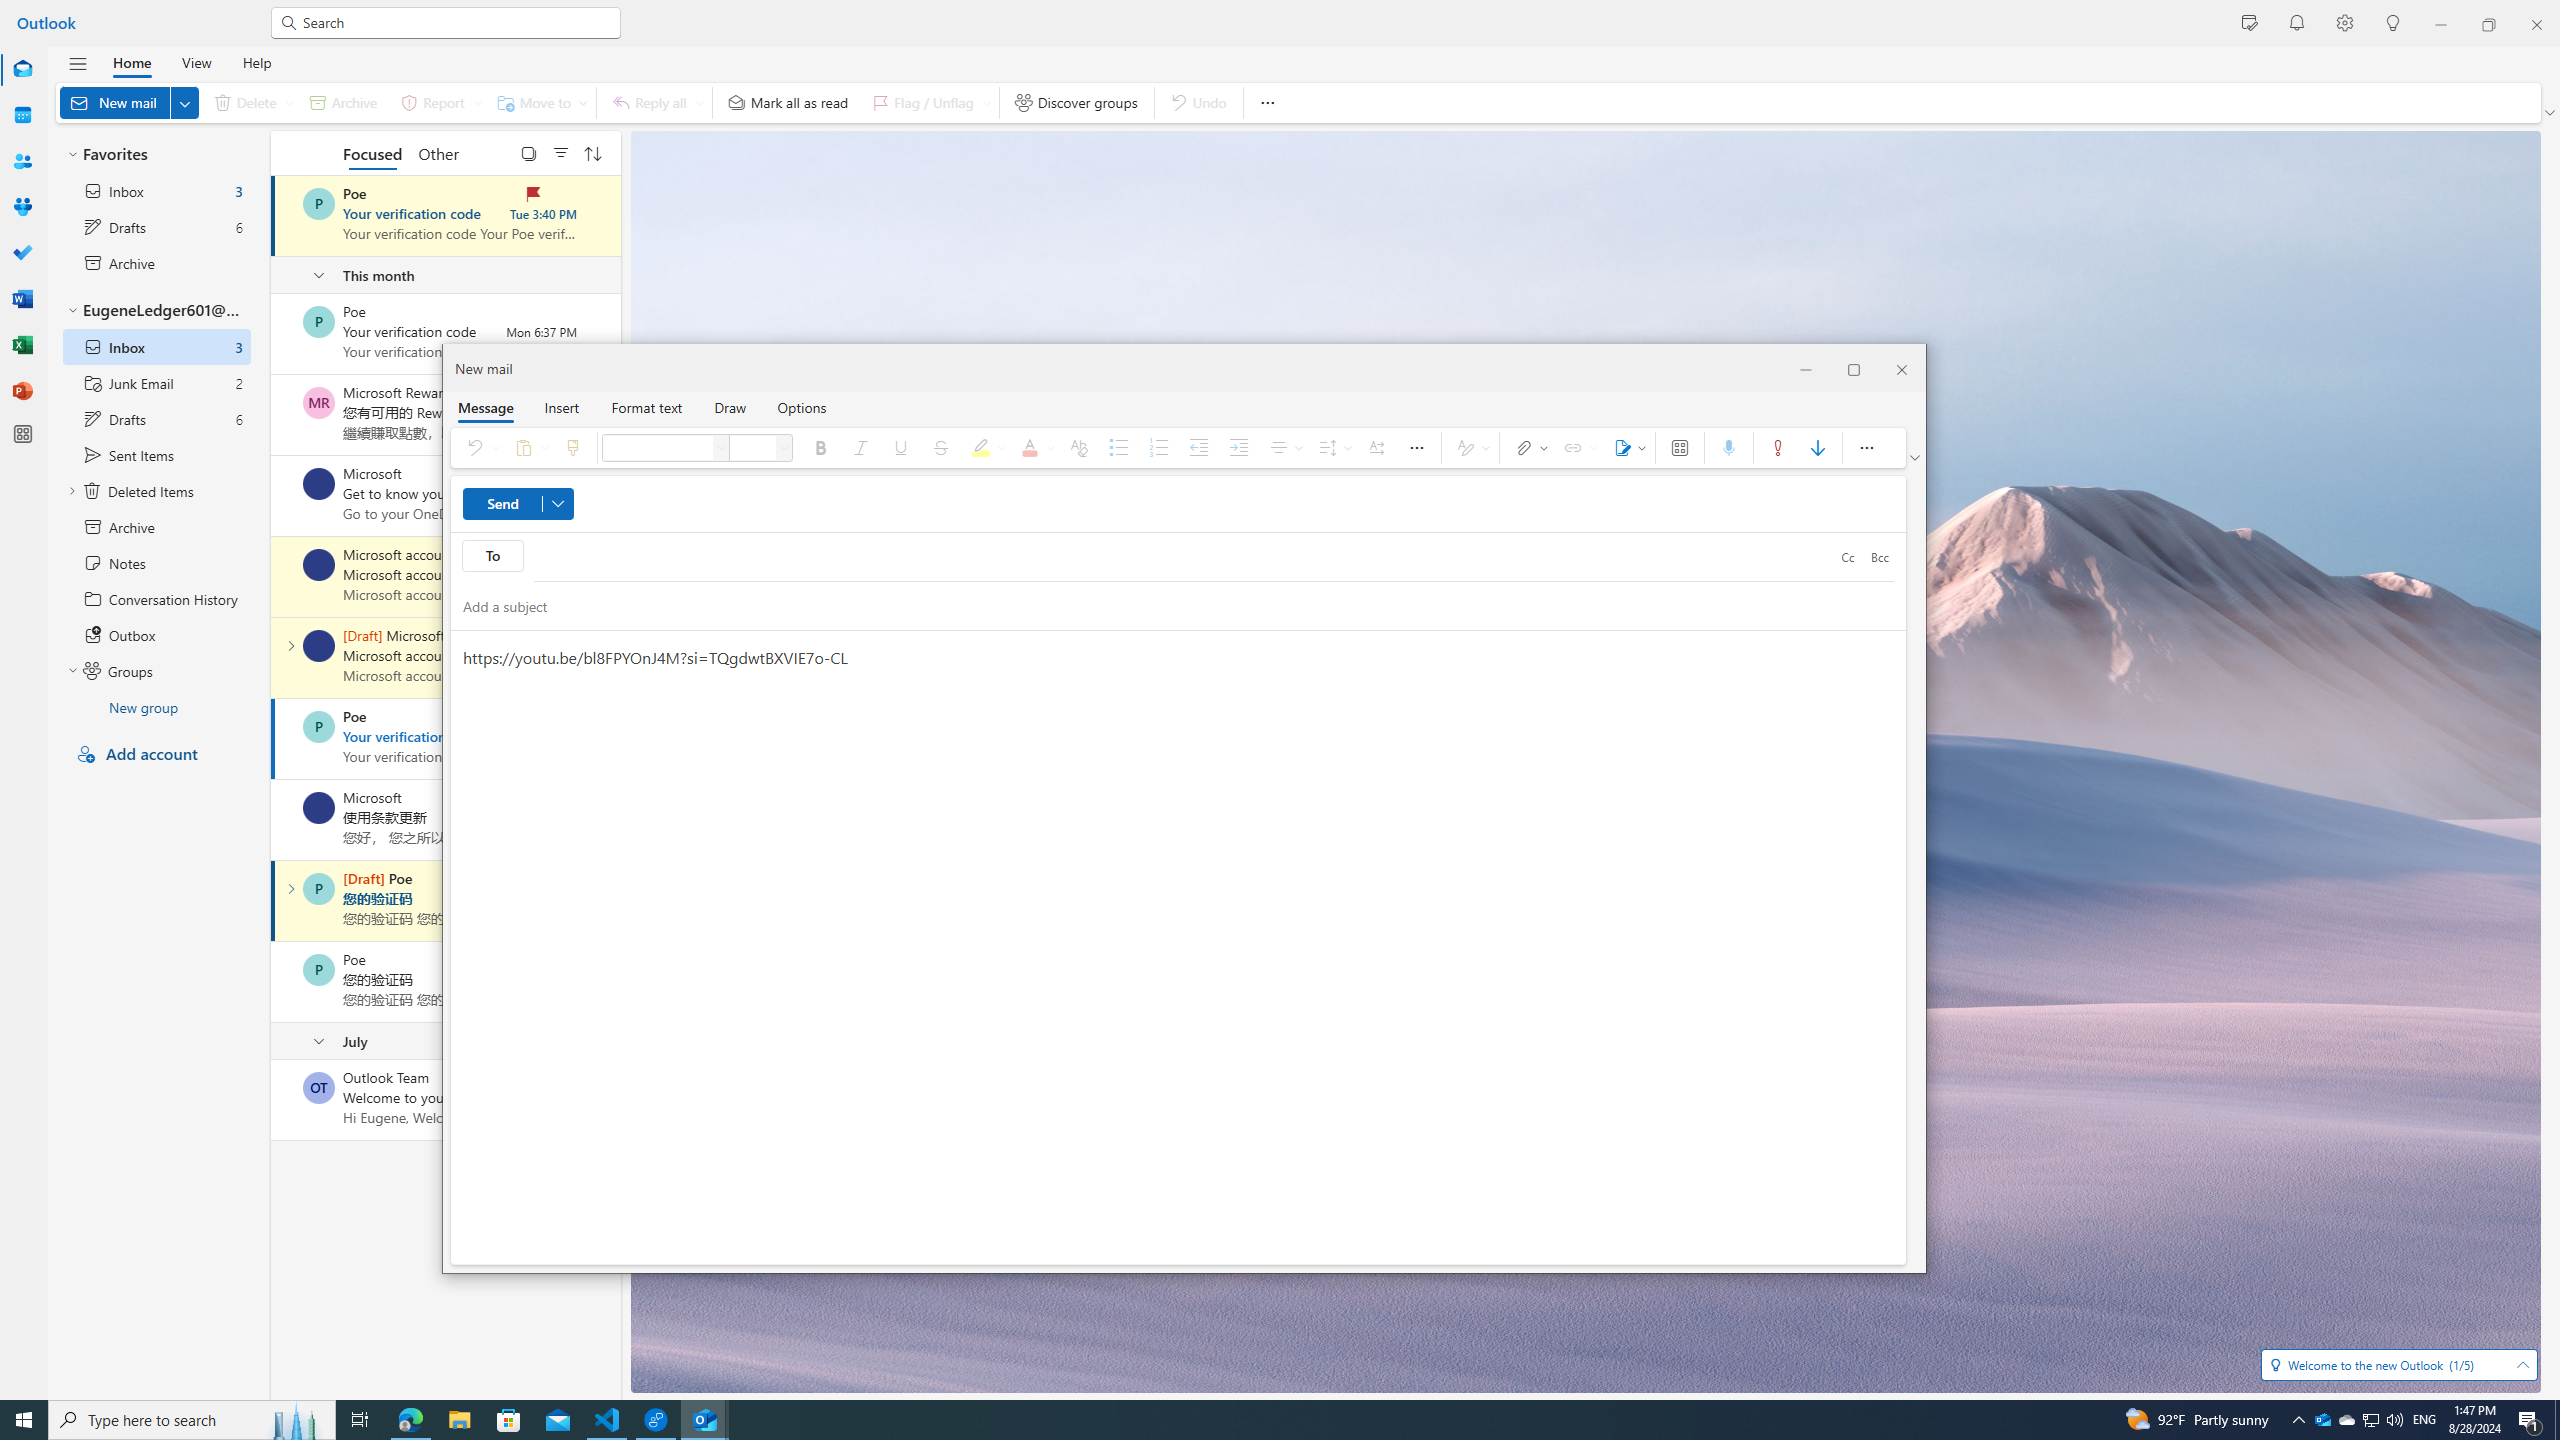 The width and height of the screenshot is (2560, 1440). What do you see at coordinates (985, 447) in the screenshot?
I see `'Text highlight color'` at bounding box center [985, 447].